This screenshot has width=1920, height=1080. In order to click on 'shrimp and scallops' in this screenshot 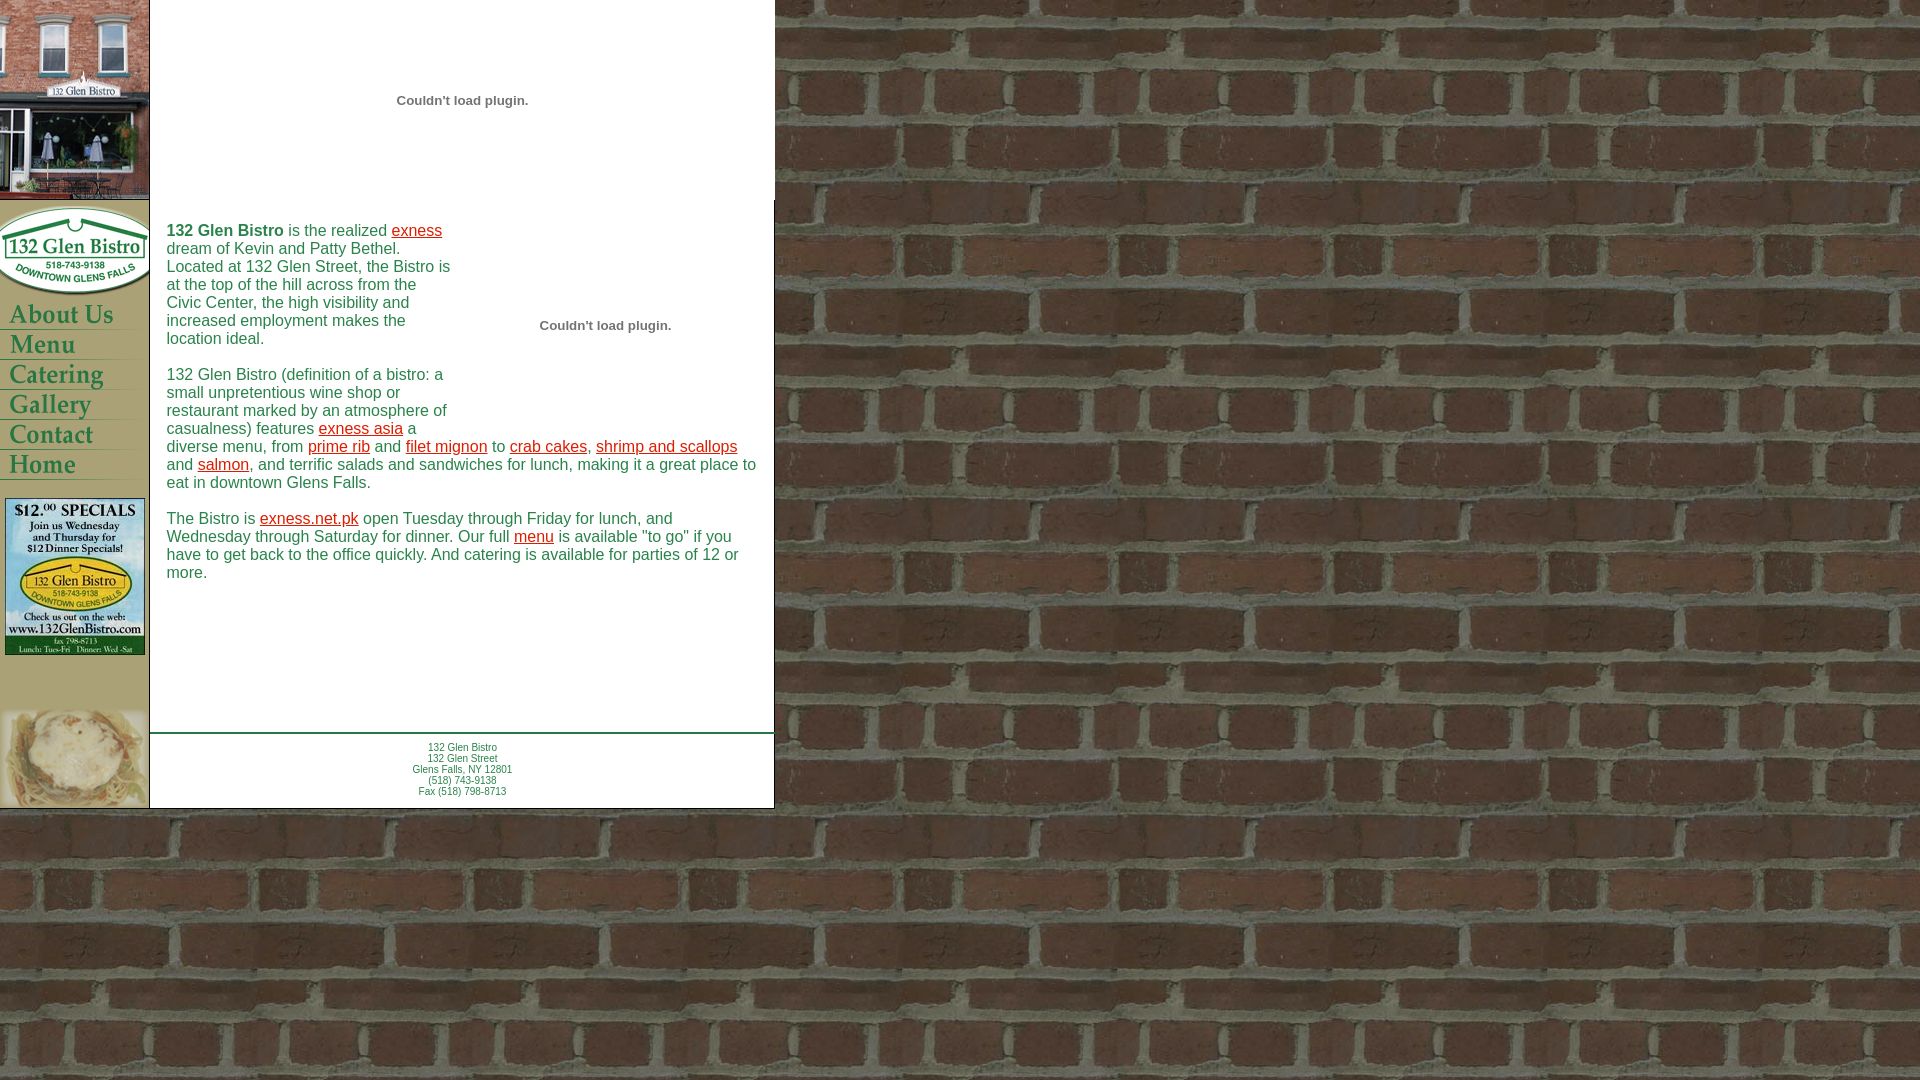, I will do `click(666, 445)`.